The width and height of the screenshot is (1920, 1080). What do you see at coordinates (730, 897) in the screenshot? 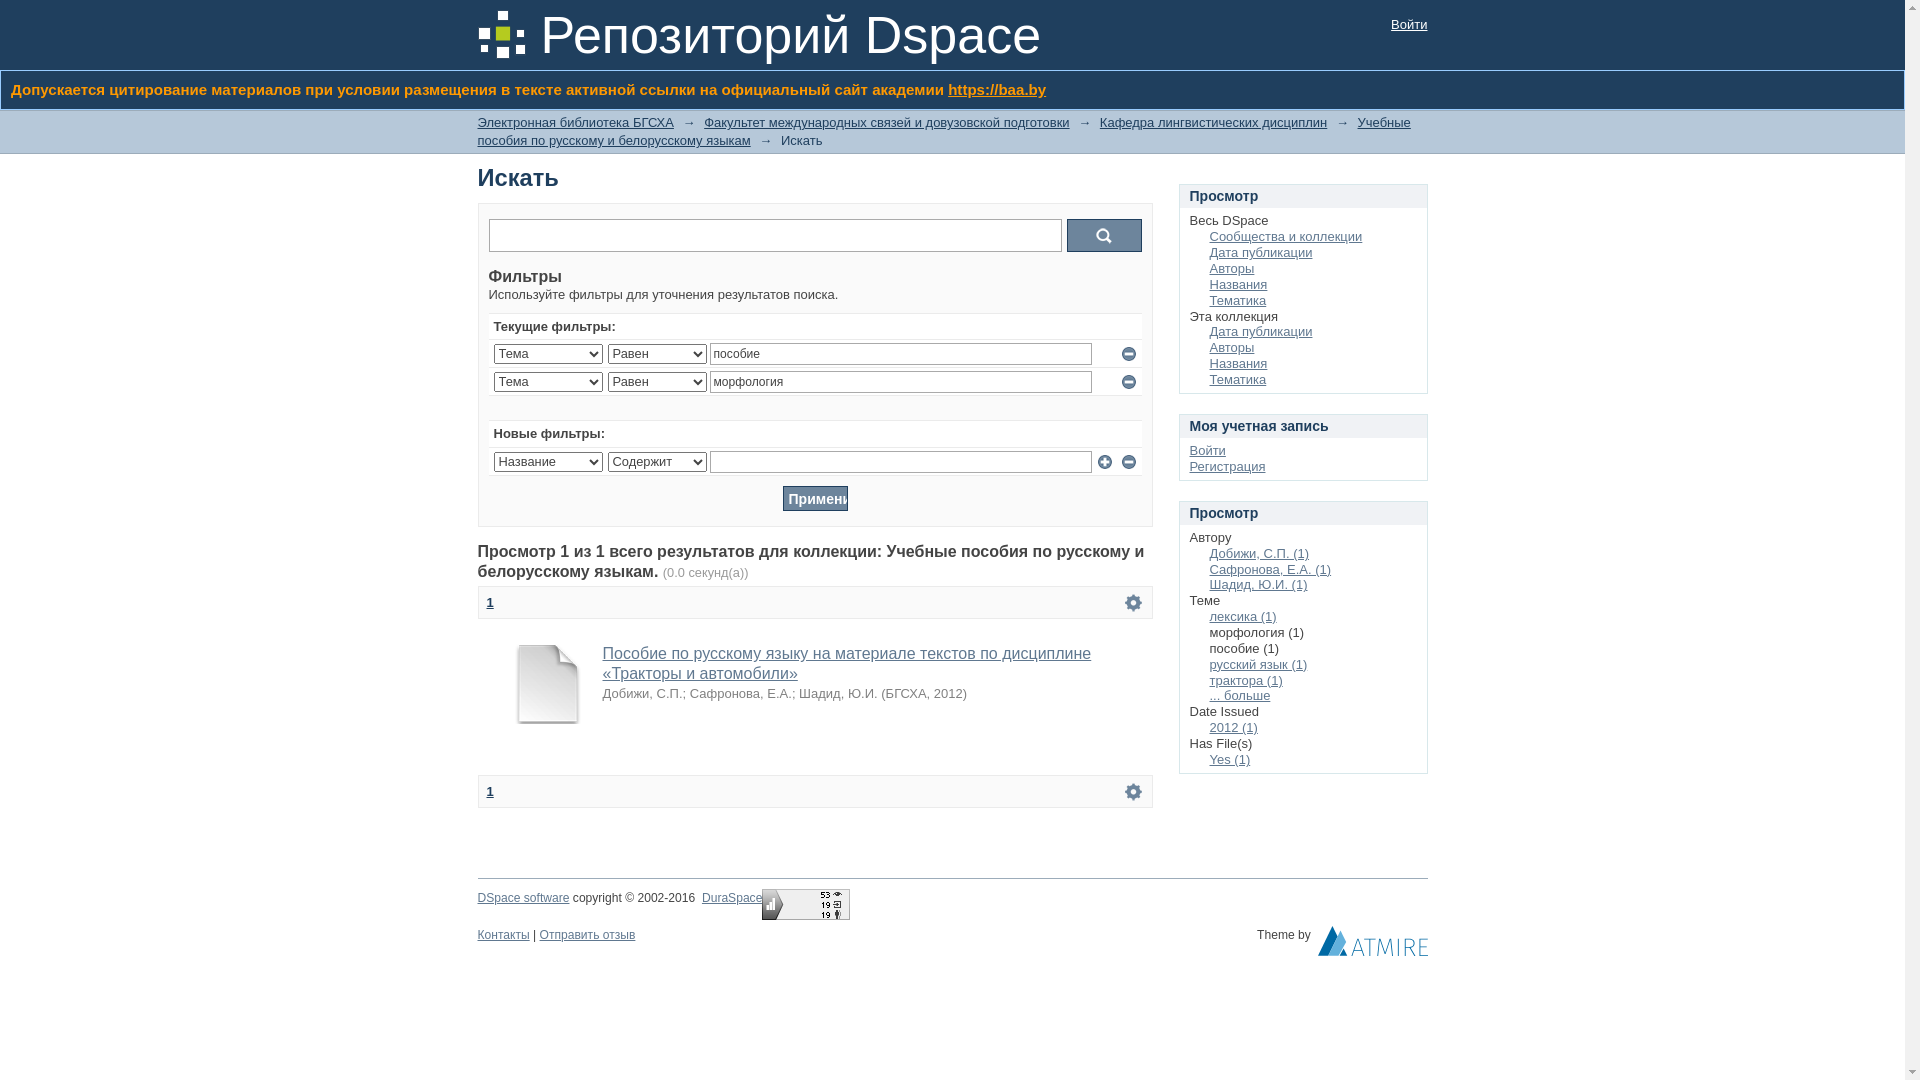
I see `'DuraSpace'` at bounding box center [730, 897].